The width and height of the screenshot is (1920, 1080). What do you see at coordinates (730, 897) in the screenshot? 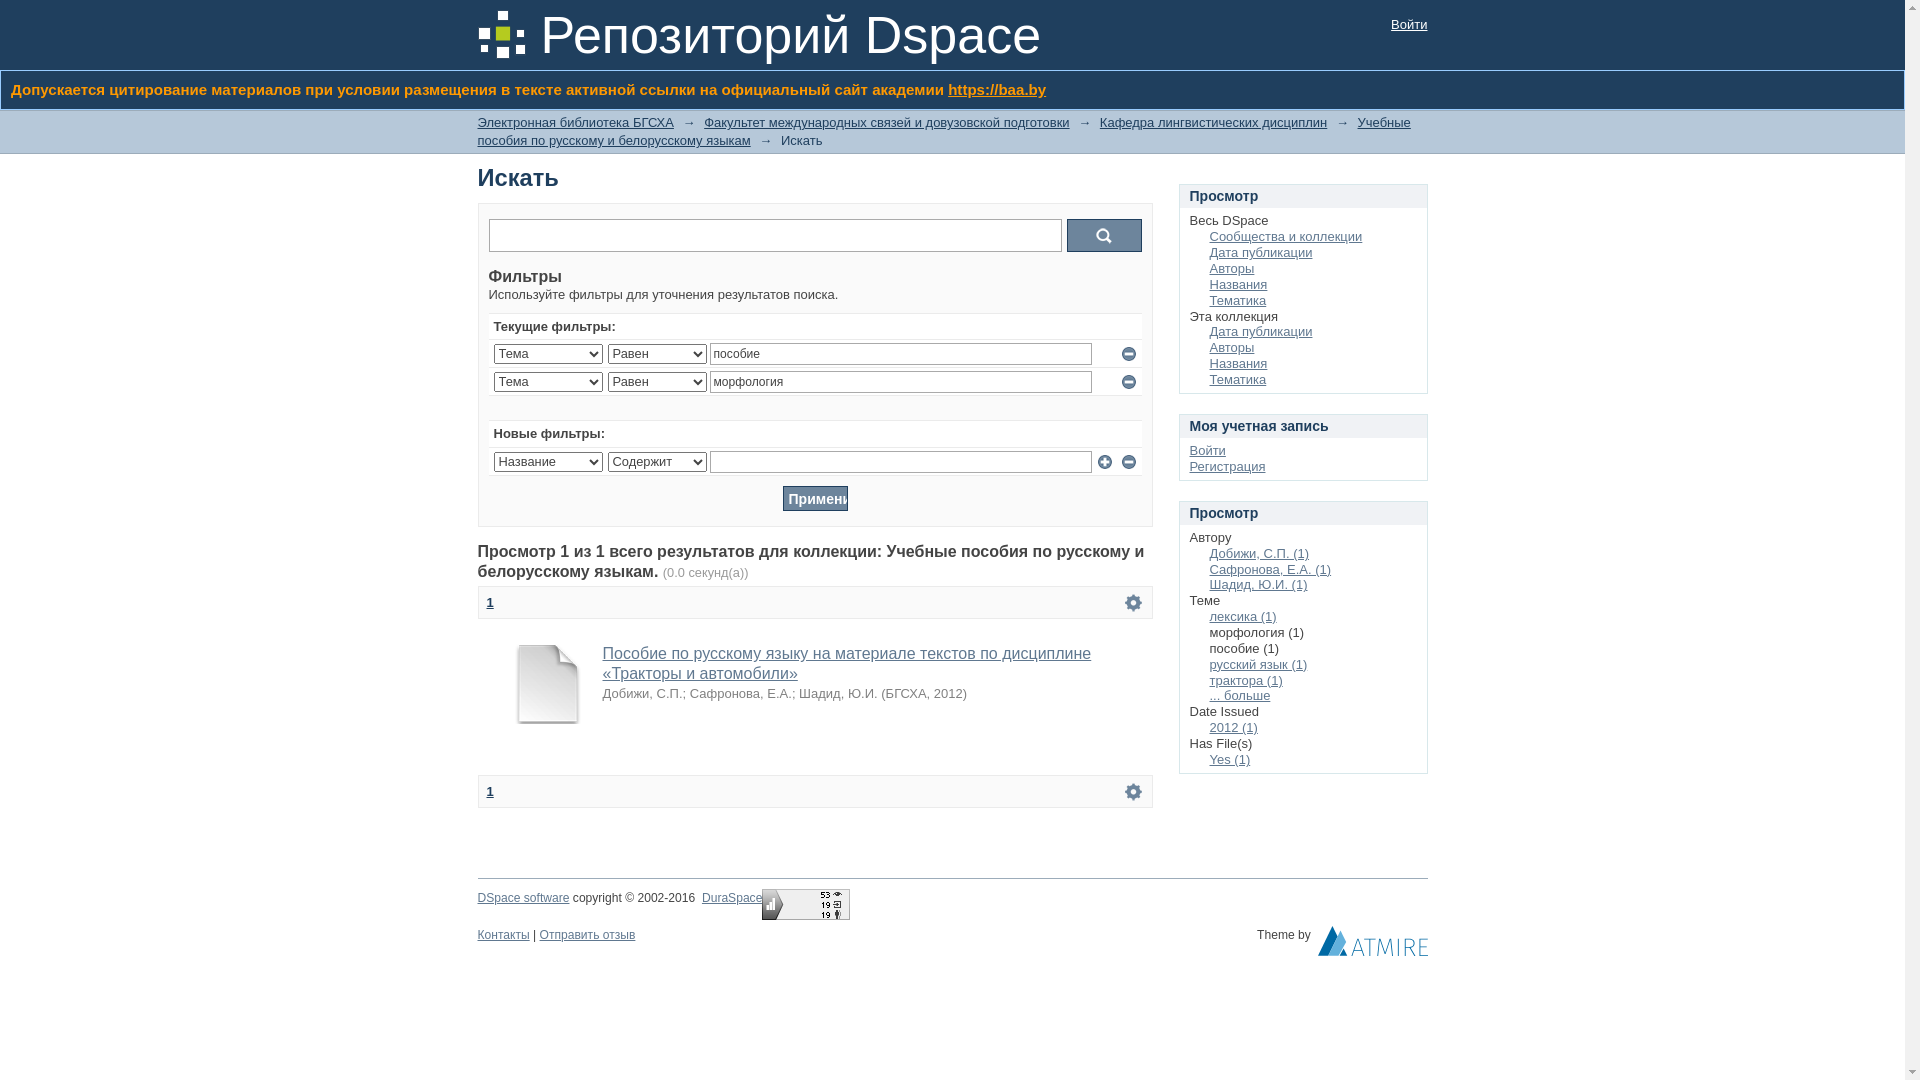
I see `'DuraSpace'` at bounding box center [730, 897].